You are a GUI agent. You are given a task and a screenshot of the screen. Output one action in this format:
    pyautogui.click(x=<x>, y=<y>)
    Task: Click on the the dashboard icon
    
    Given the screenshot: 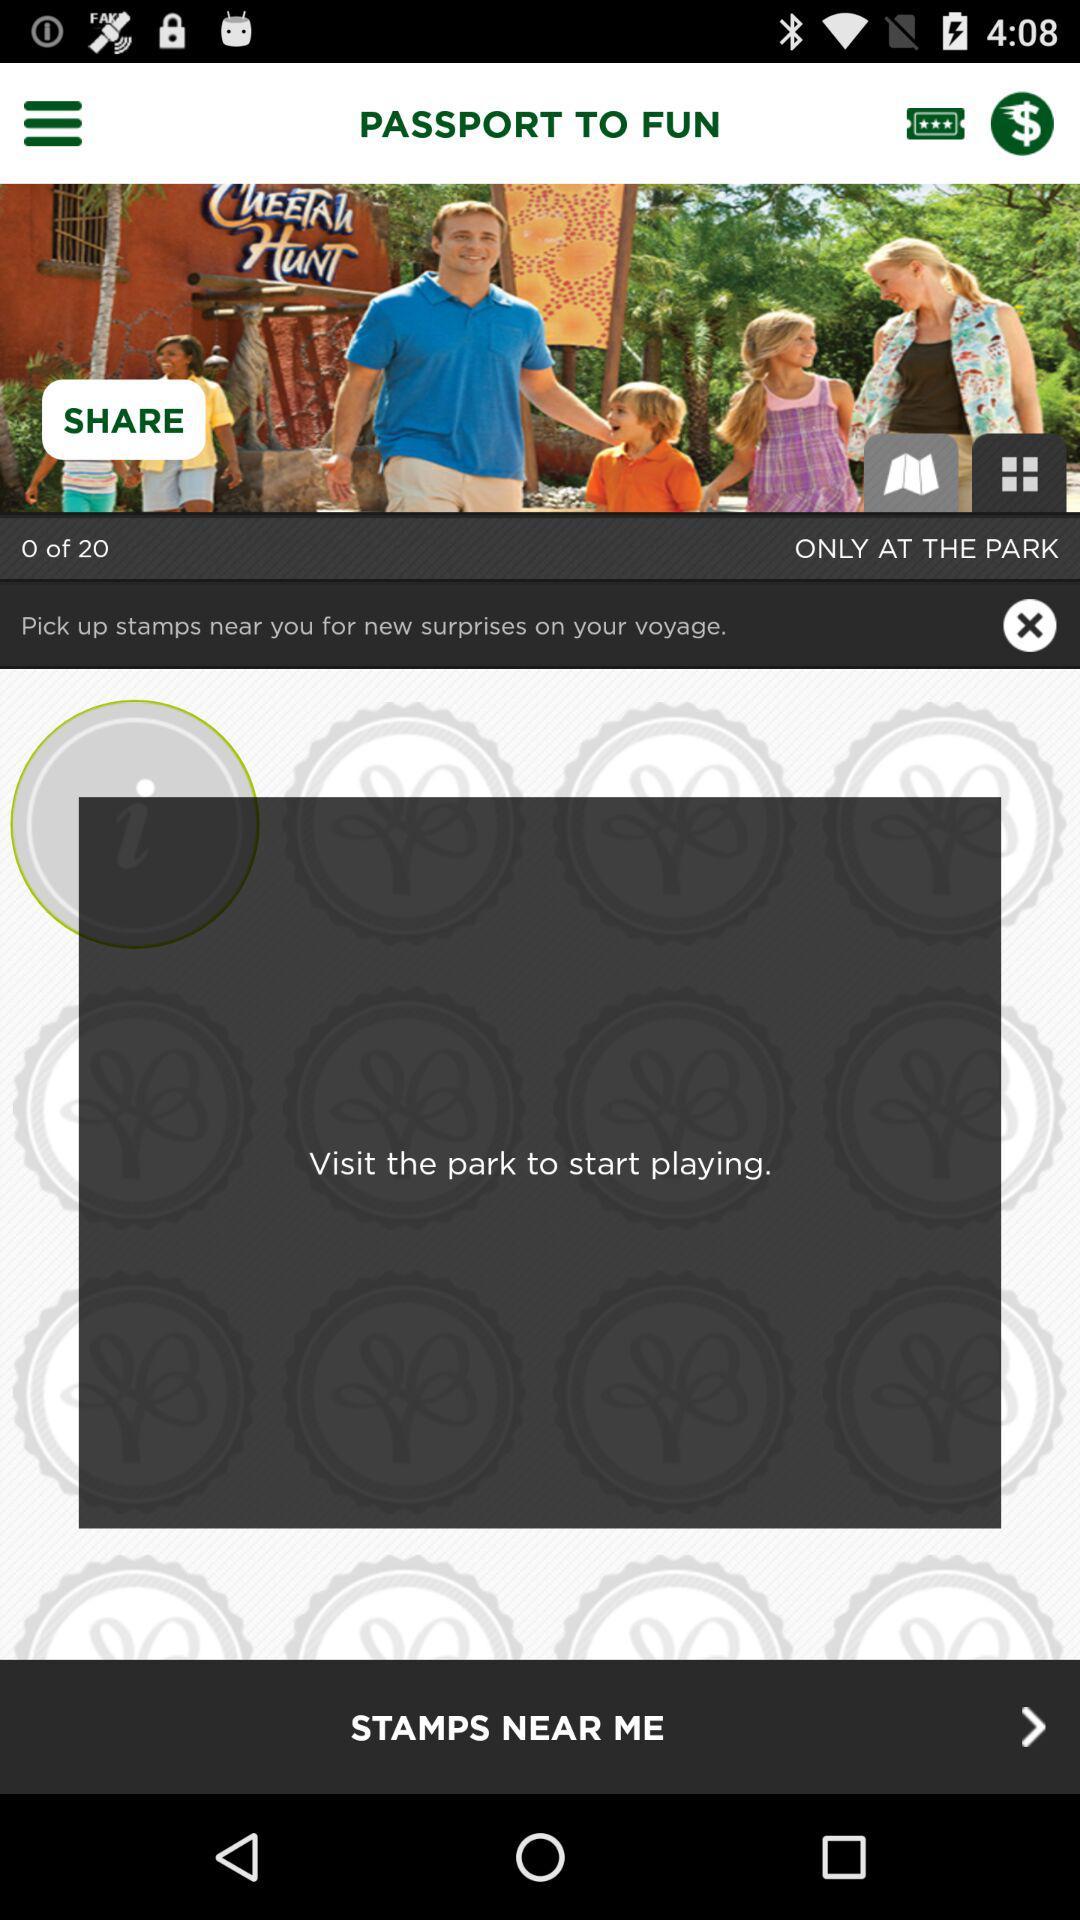 What is the action you would take?
    pyautogui.click(x=1019, y=506)
    